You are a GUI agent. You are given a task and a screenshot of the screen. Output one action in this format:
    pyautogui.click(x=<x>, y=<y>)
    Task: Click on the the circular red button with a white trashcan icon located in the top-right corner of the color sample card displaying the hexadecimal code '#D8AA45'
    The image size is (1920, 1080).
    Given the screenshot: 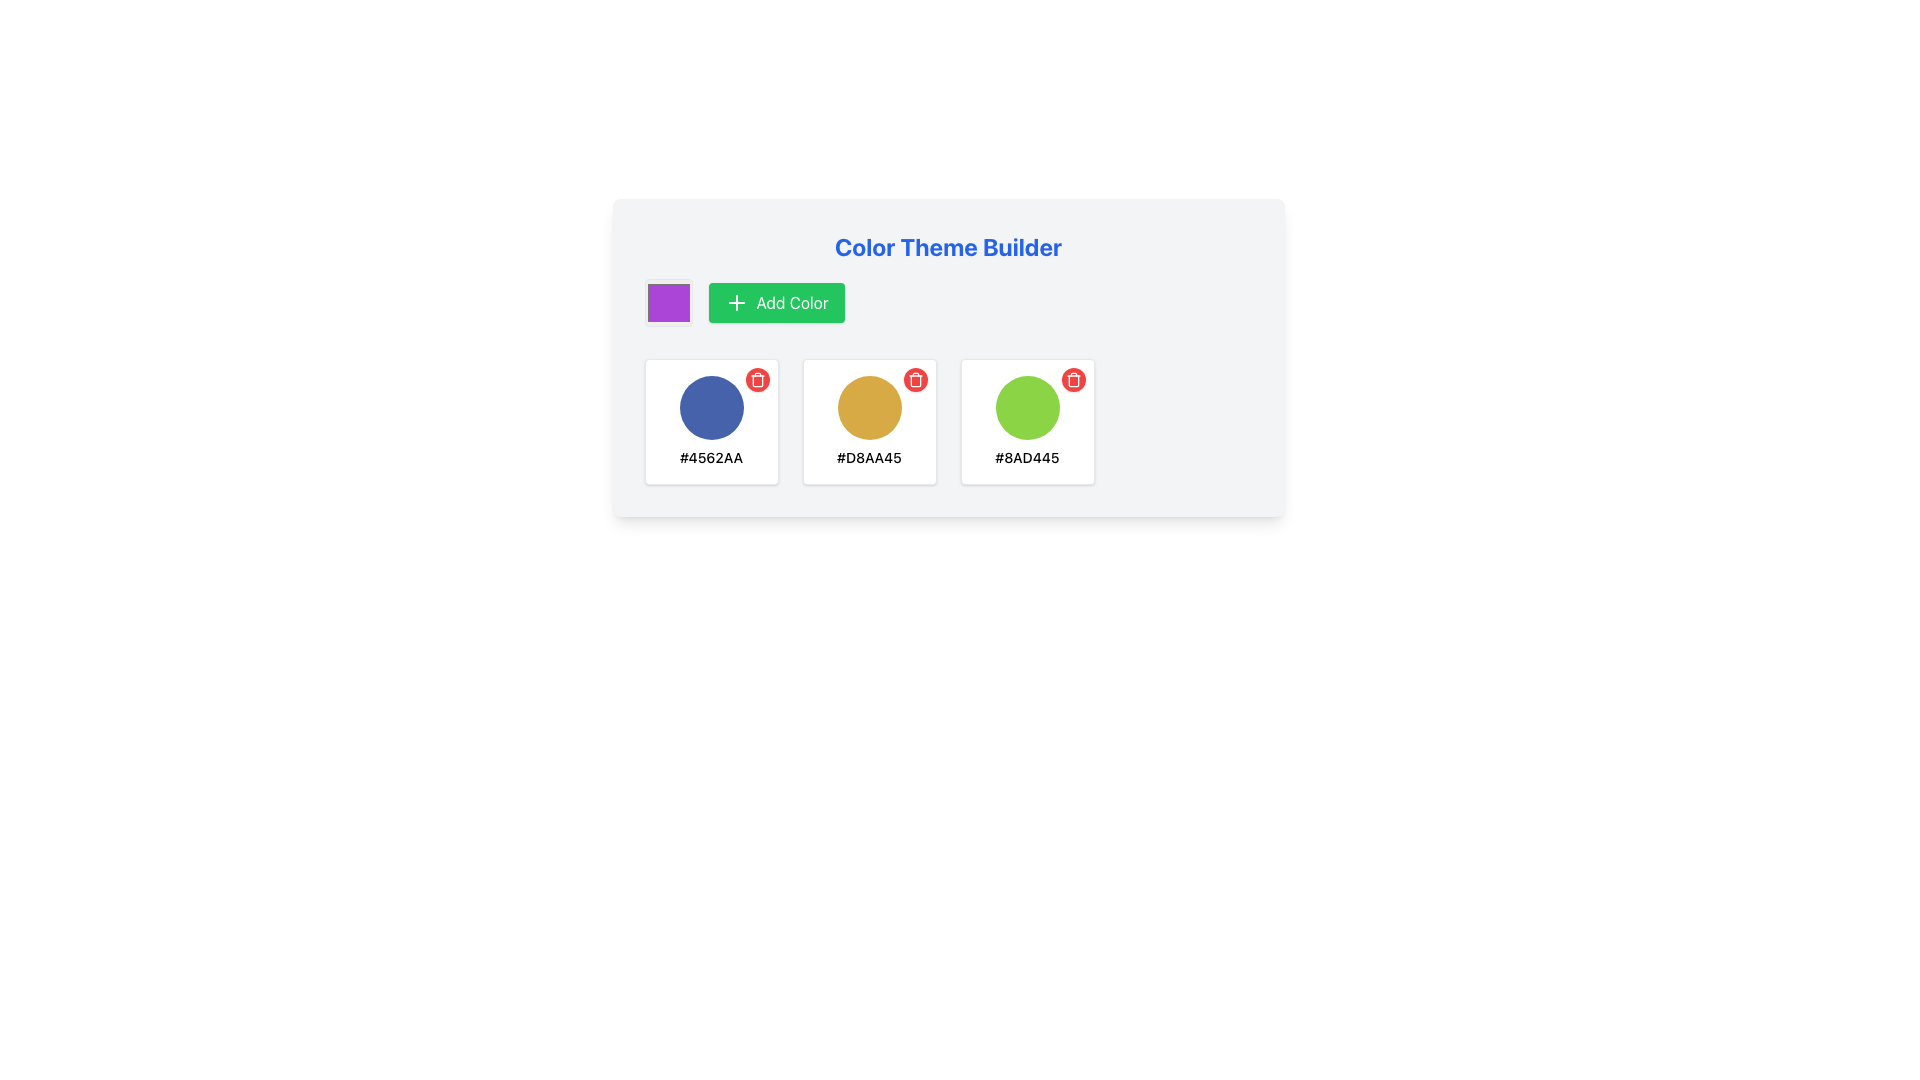 What is the action you would take?
    pyautogui.click(x=914, y=380)
    